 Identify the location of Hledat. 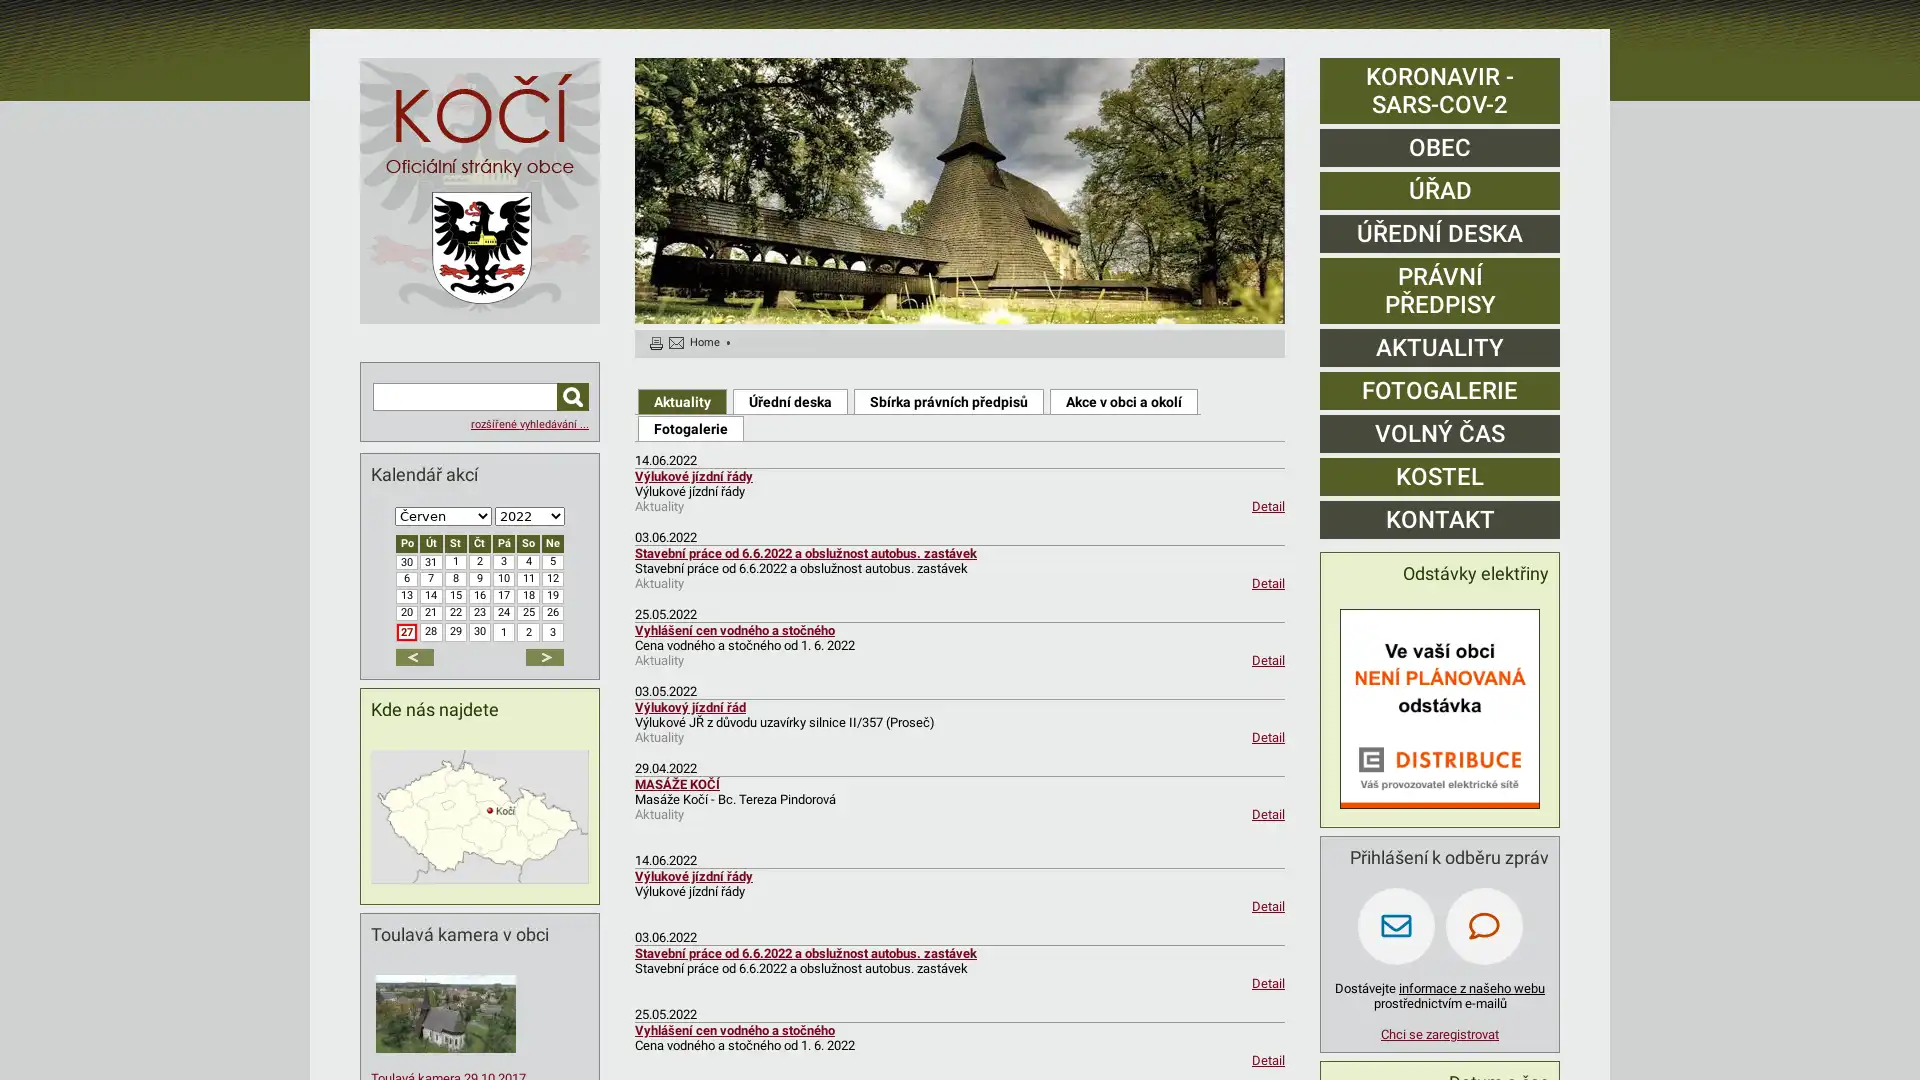
(571, 397).